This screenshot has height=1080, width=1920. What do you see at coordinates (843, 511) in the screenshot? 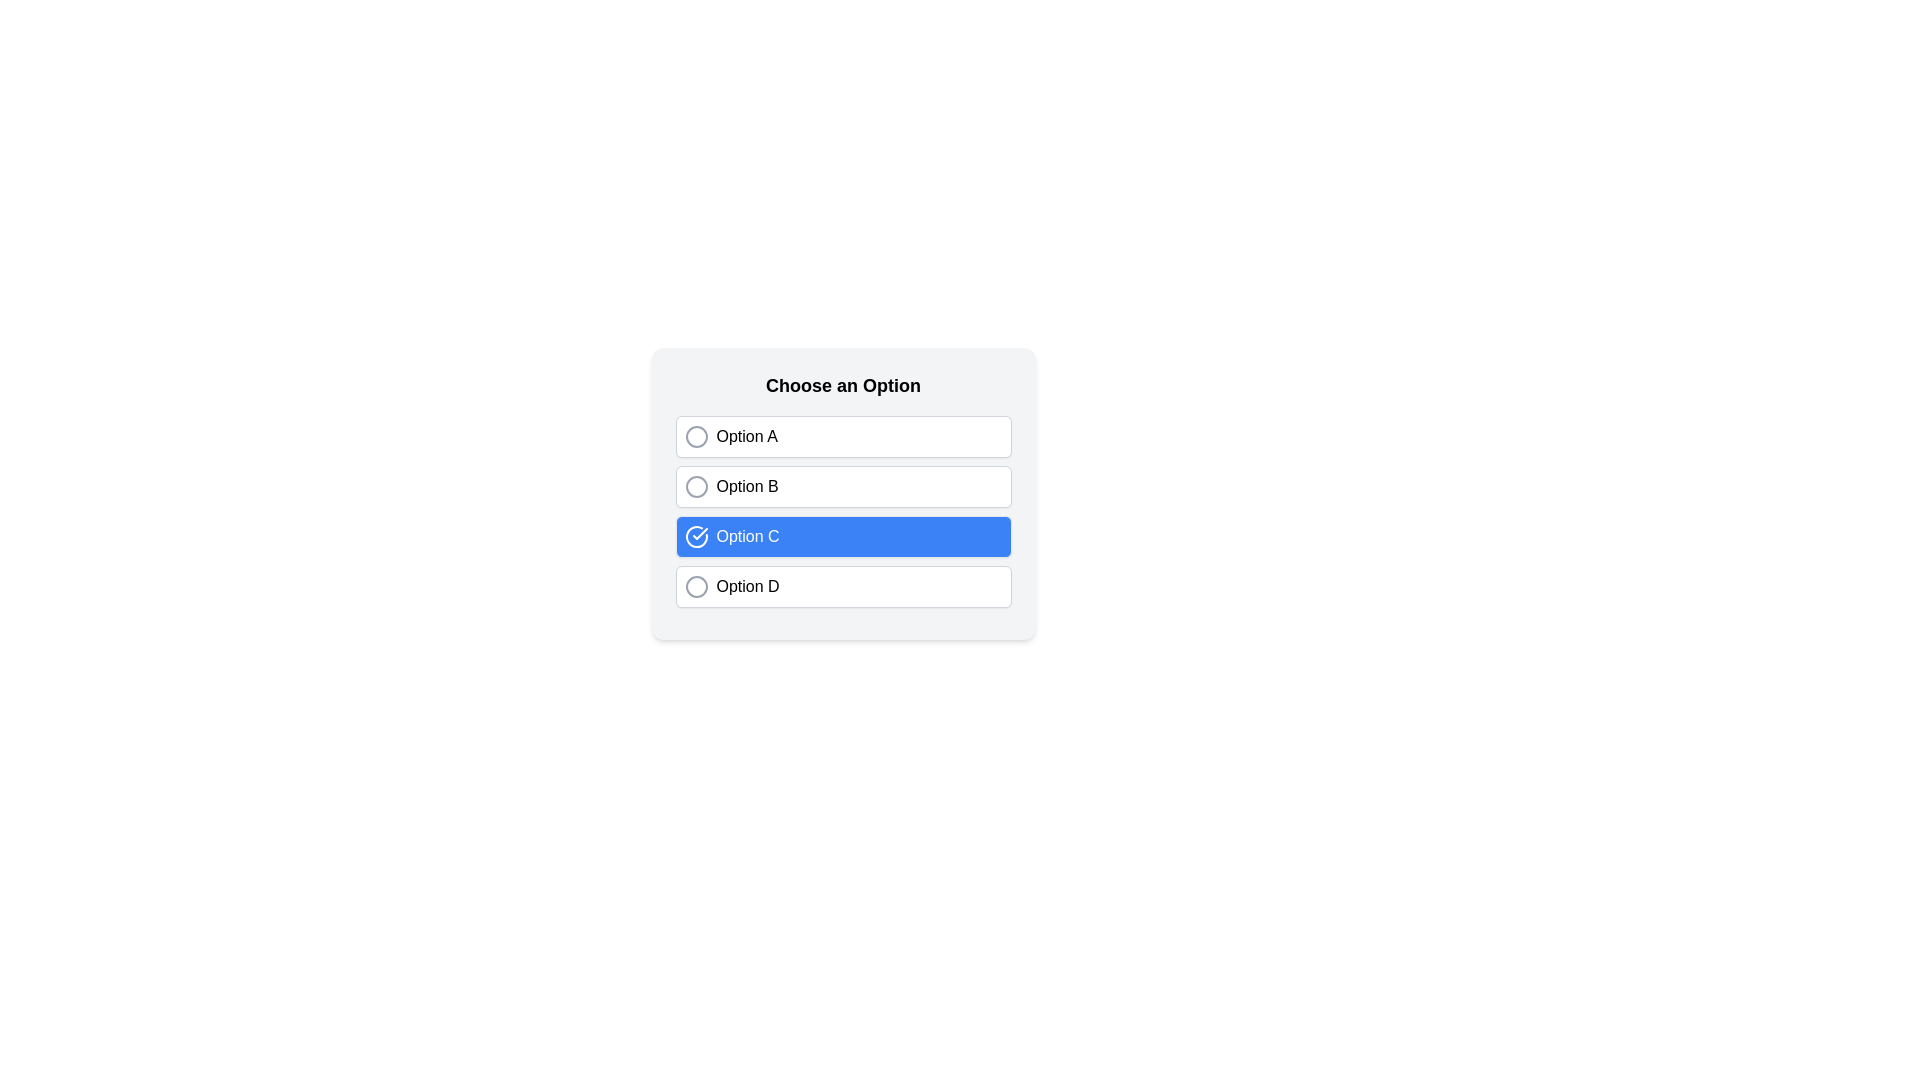
I see `the radio button labeled 'Option C', which is the third option in a vertical list of selectable options with a blue background and white checkmark icon` at bounding box center [843, 511].